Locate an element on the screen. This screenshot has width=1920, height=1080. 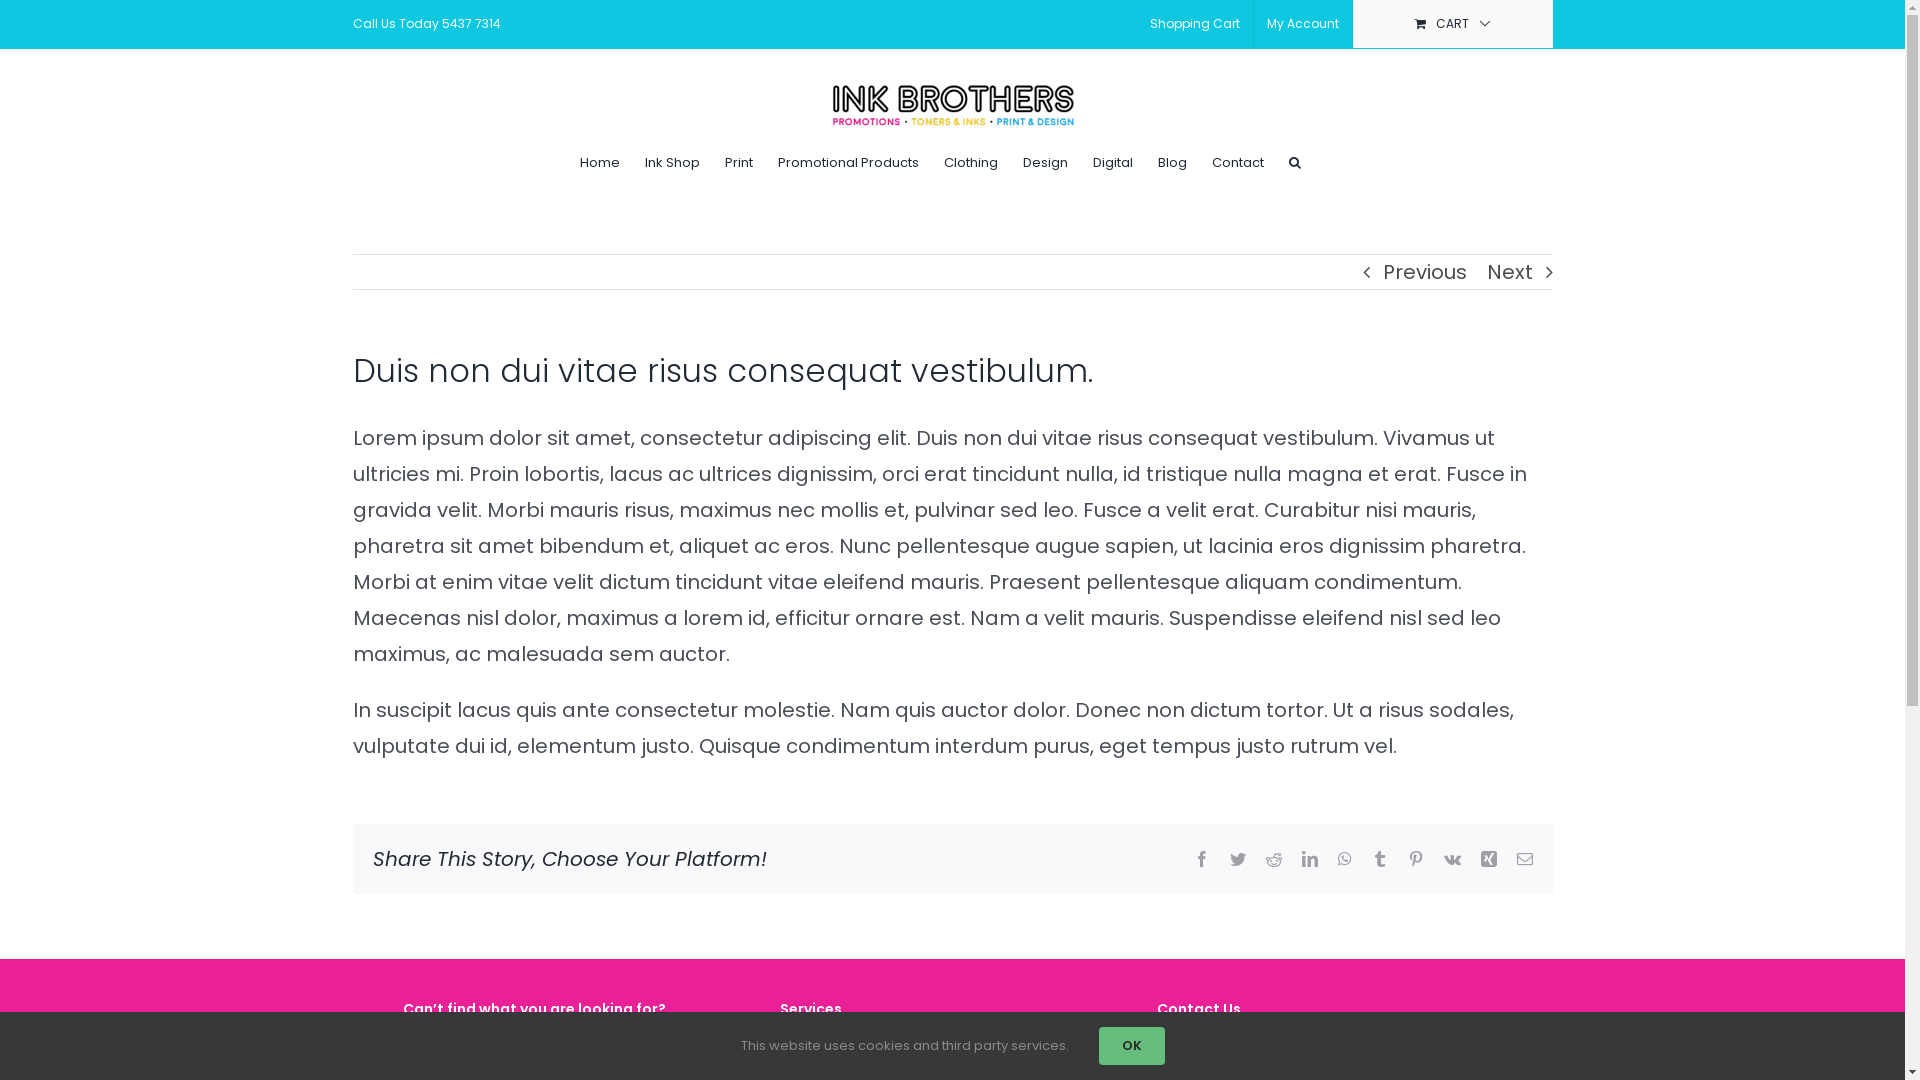
'Search' is located at coordinates (1294, 161).